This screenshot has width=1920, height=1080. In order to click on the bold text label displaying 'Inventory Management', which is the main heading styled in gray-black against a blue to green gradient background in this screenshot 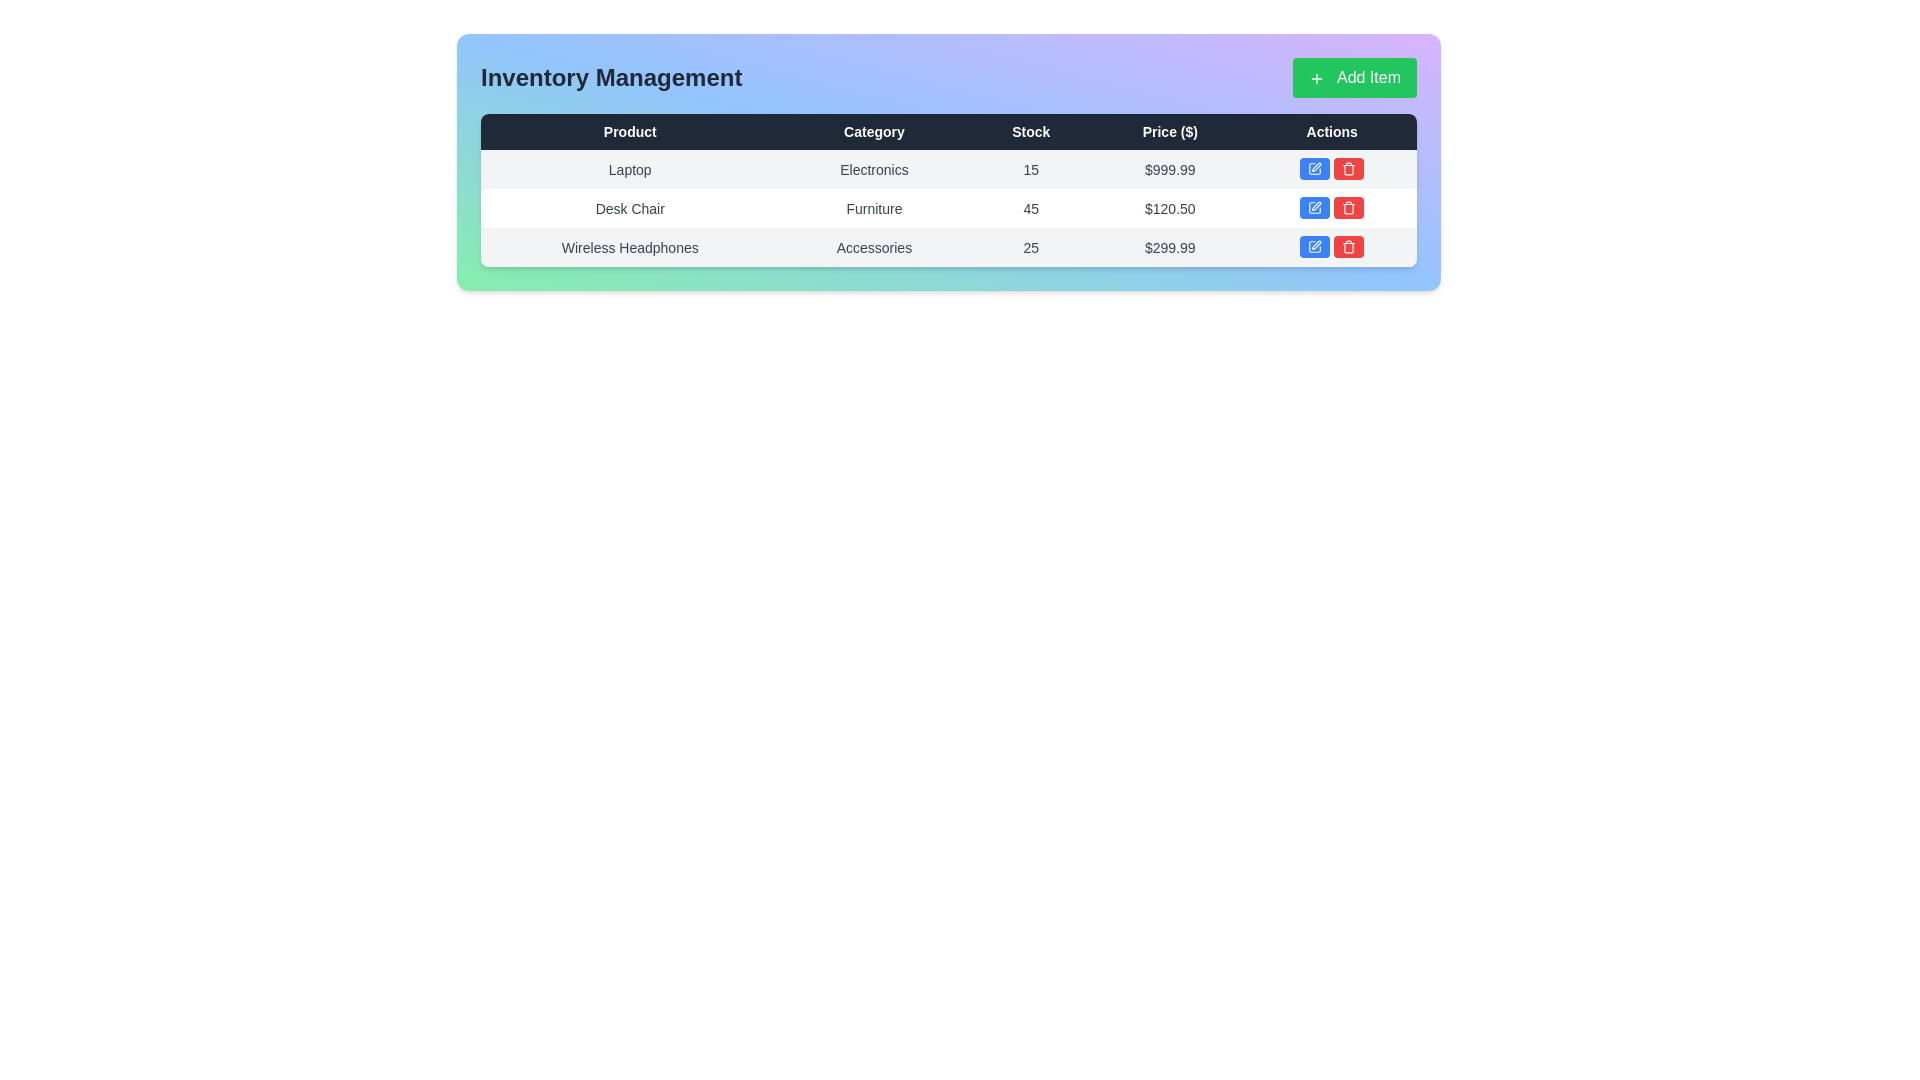, I will do `click(610, 76)`.